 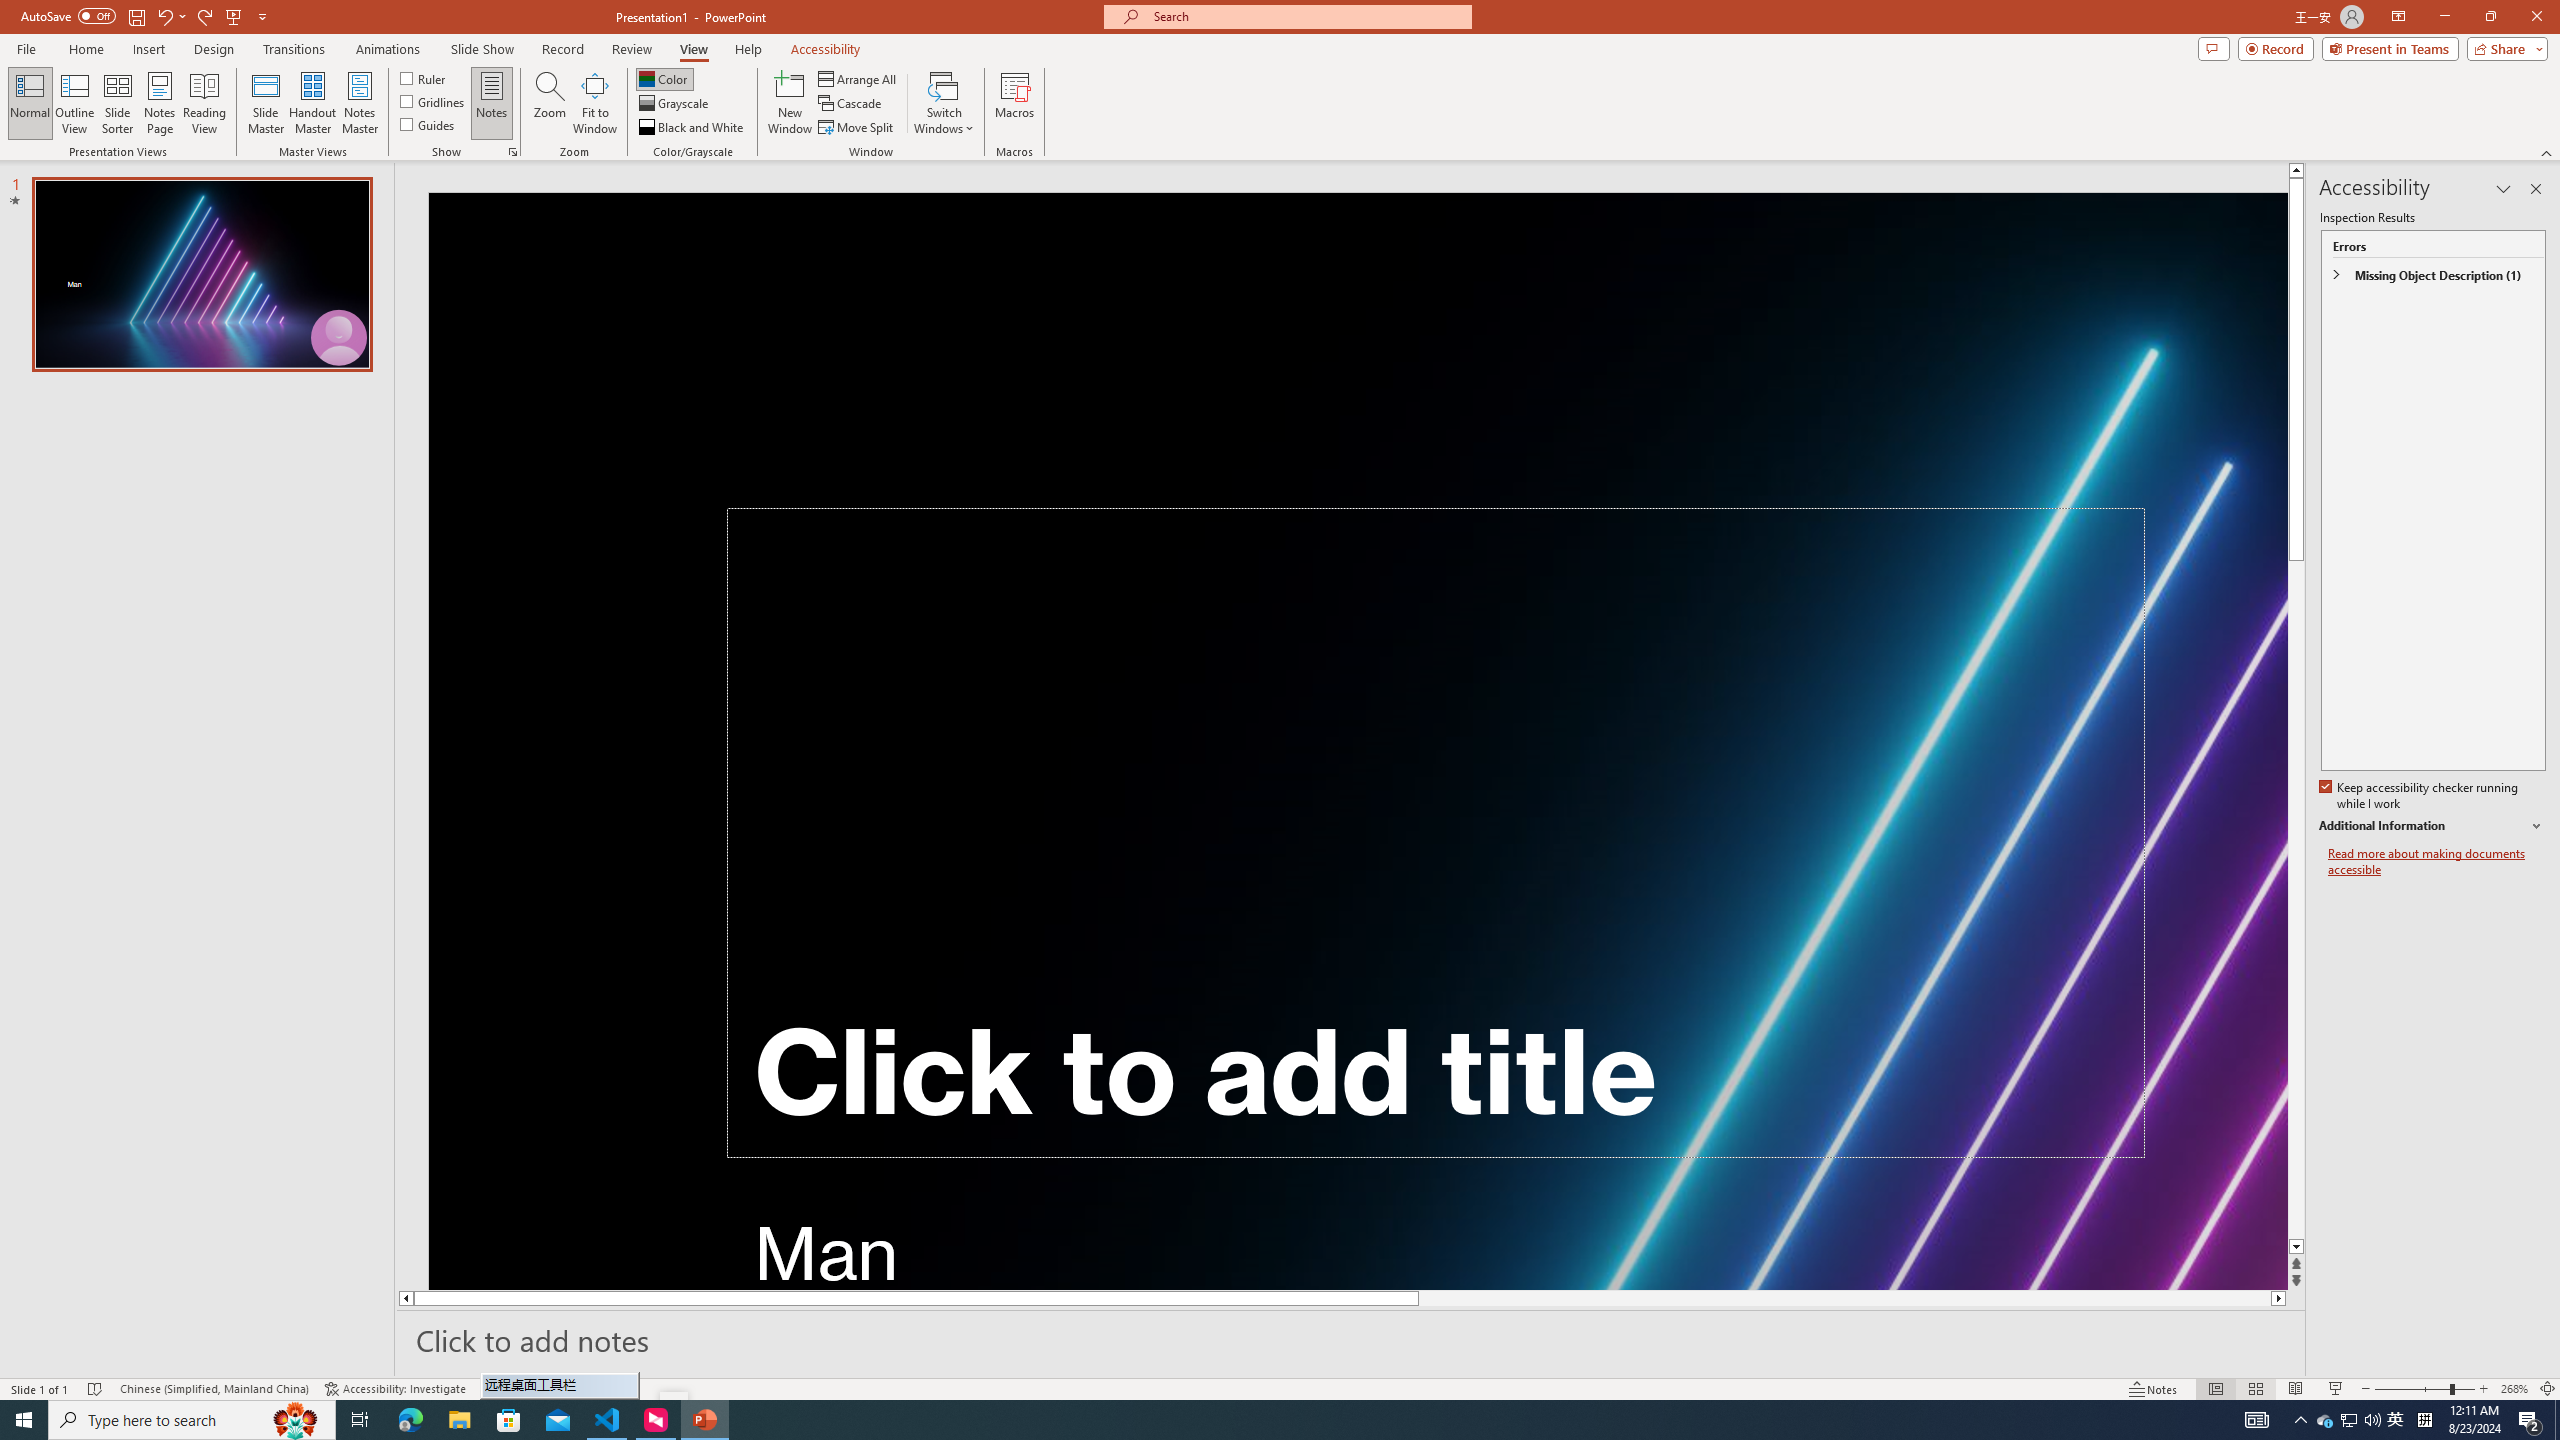 What do you see at coordinates (664, 78) in the screenshot?
I see `'Color'` at bounding box center [664, 78].